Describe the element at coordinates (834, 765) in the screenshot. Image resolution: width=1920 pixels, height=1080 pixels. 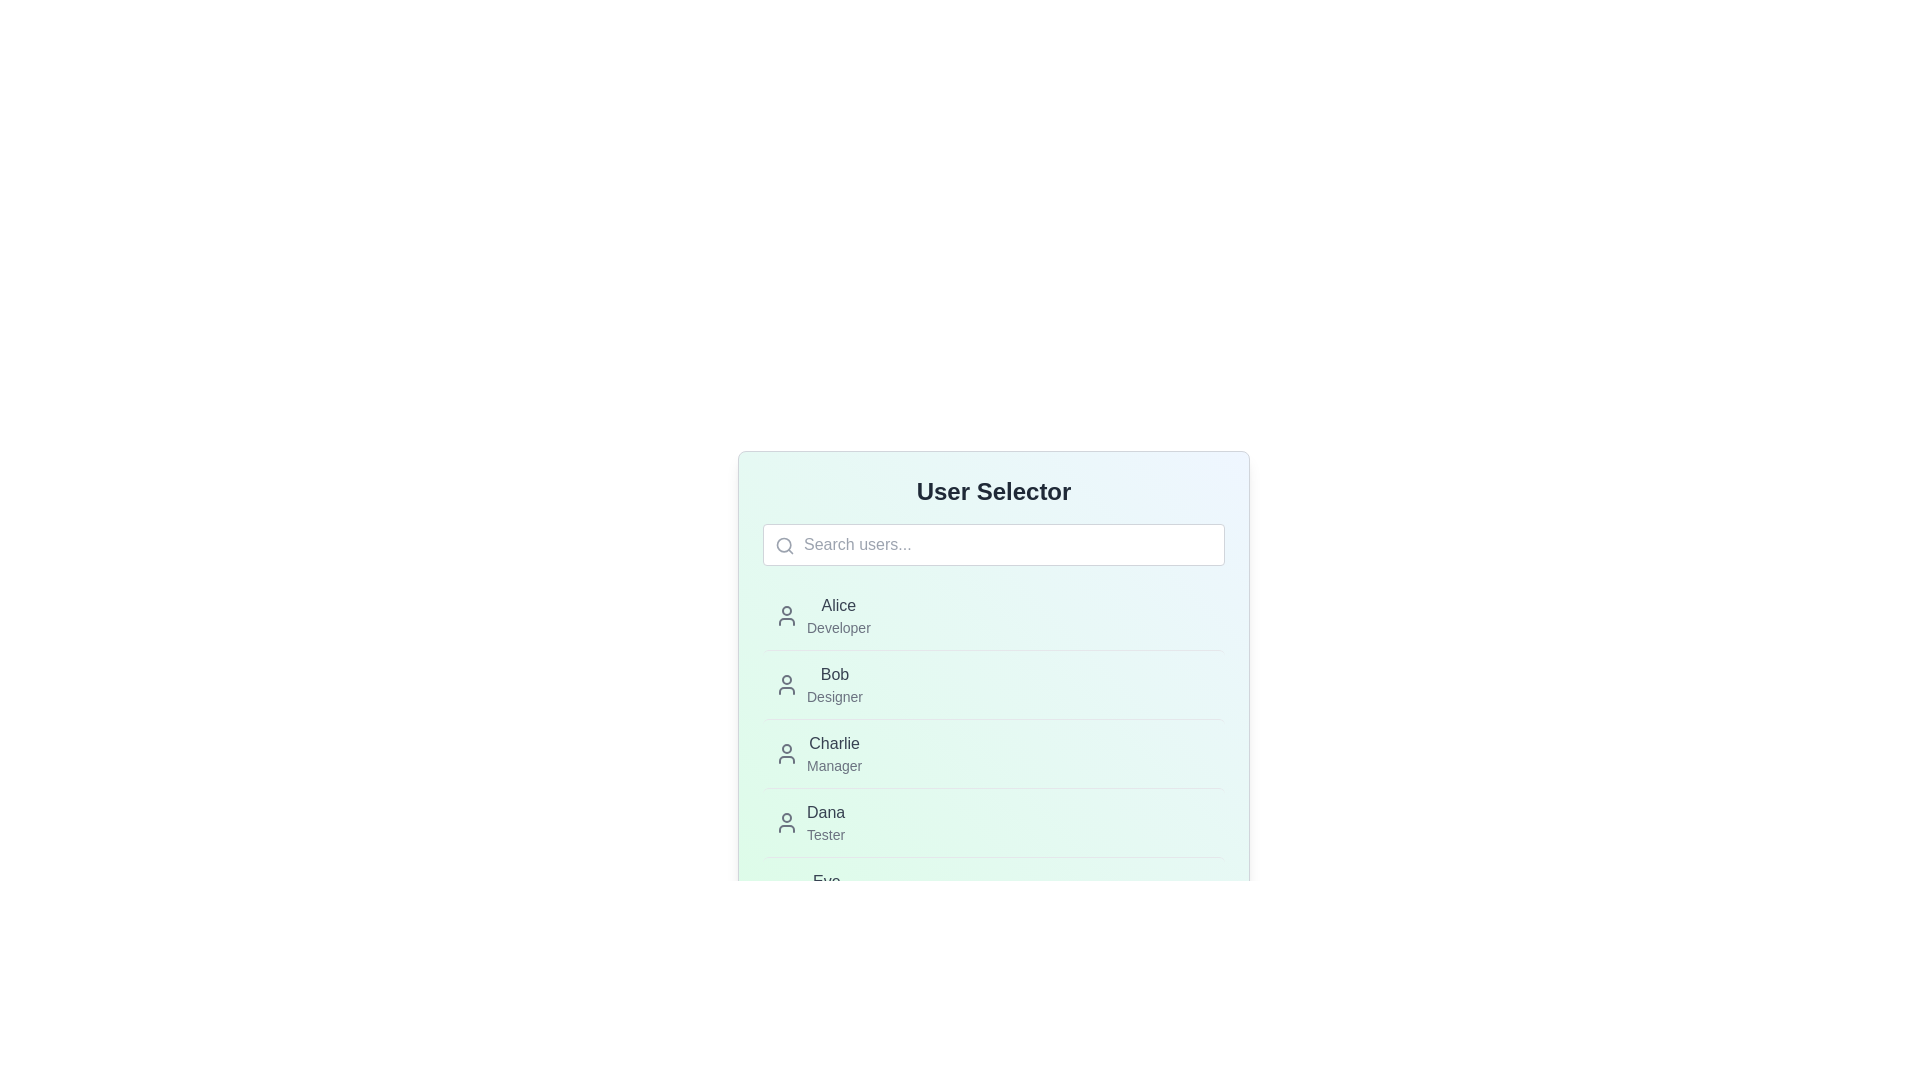
I see `the text label displaying the job title 'Manager' for the user 'Charlie', which is located in the third user list item card under 'User Selector'` at that location.